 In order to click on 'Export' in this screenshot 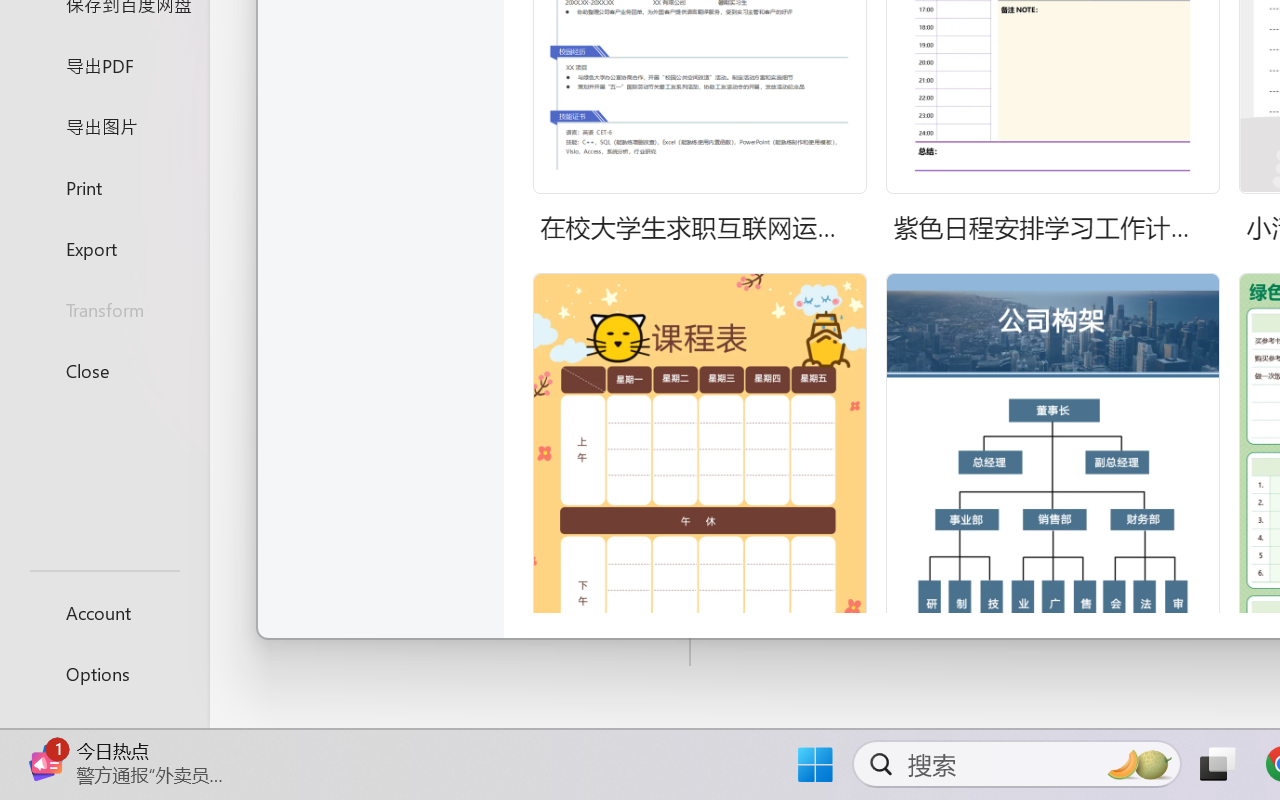, I will do `click(103, 247)`.